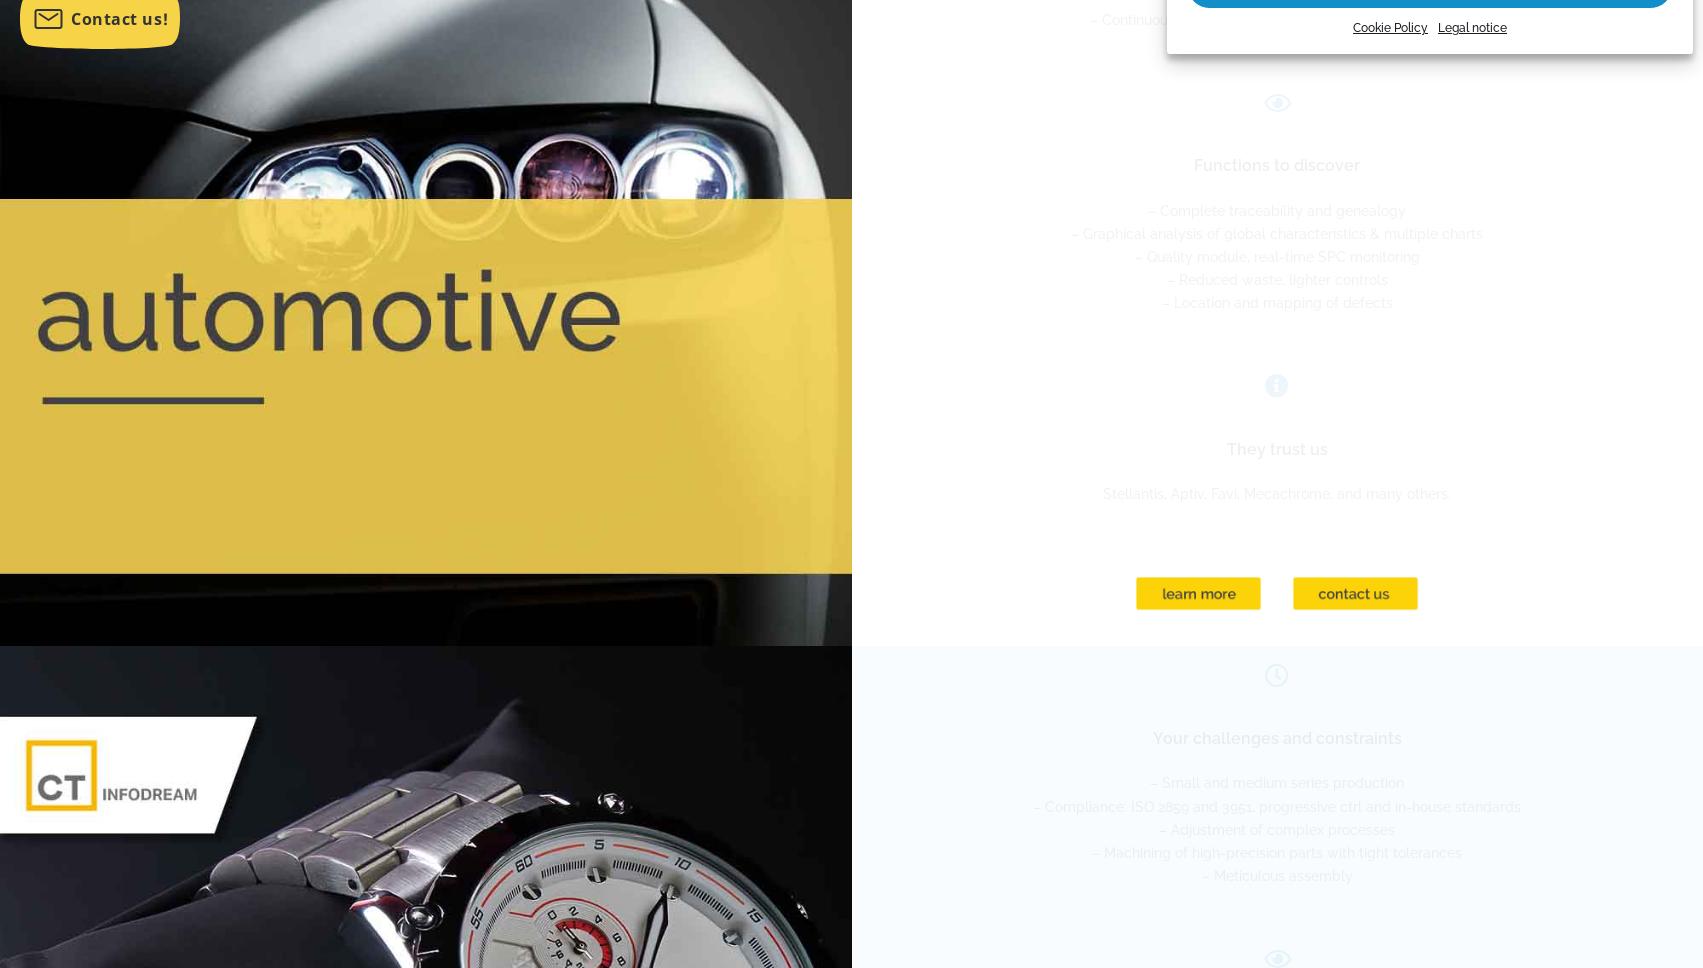  Describe the element at coordinates (1276, 231) in the screenshot. I see `'– Graphical analysis of global characteristics & multiple charts'` at that location.